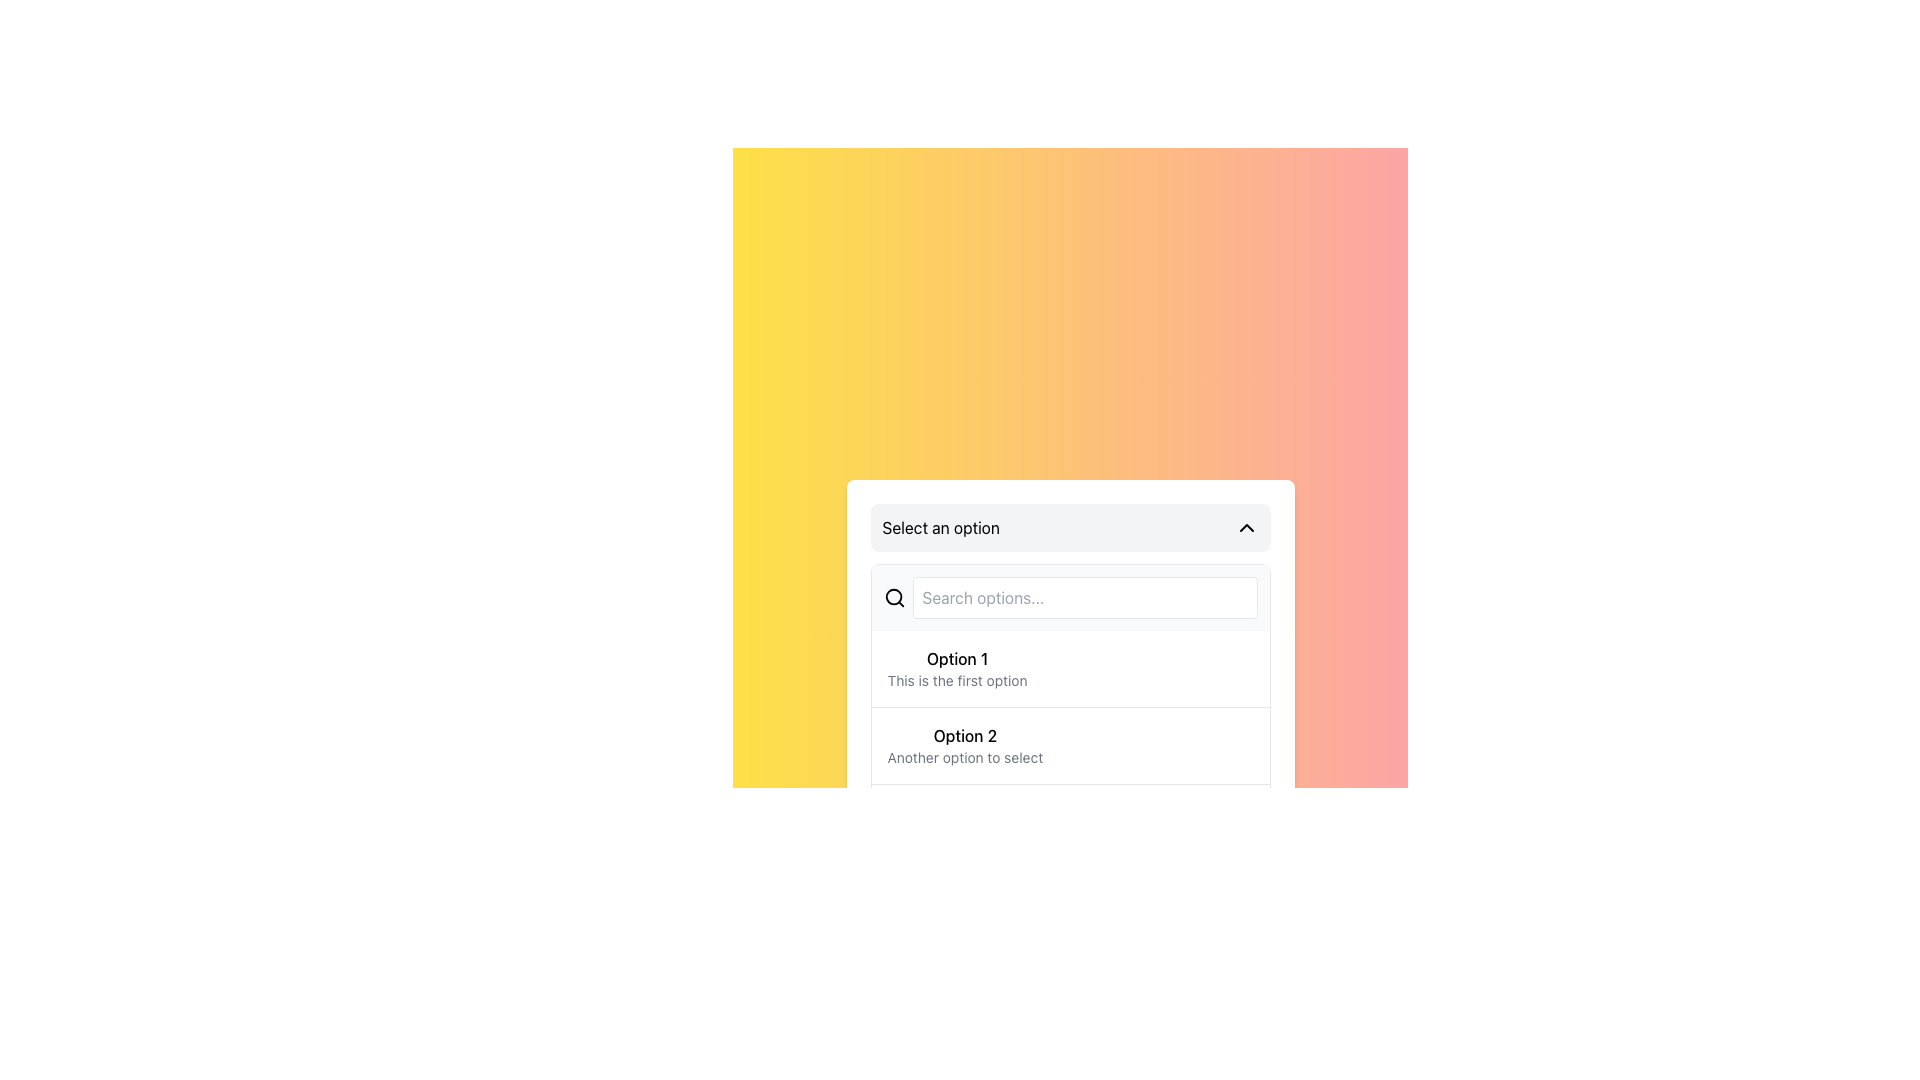 The height and width of the screenshot is (1080, 1920). What do you see at coordinates (1069, 745) in the screenshot?
I see `the Interactive List Item that allows users to select 'Option 2' in the dropdown menu` at bounding box center [1069, 745].